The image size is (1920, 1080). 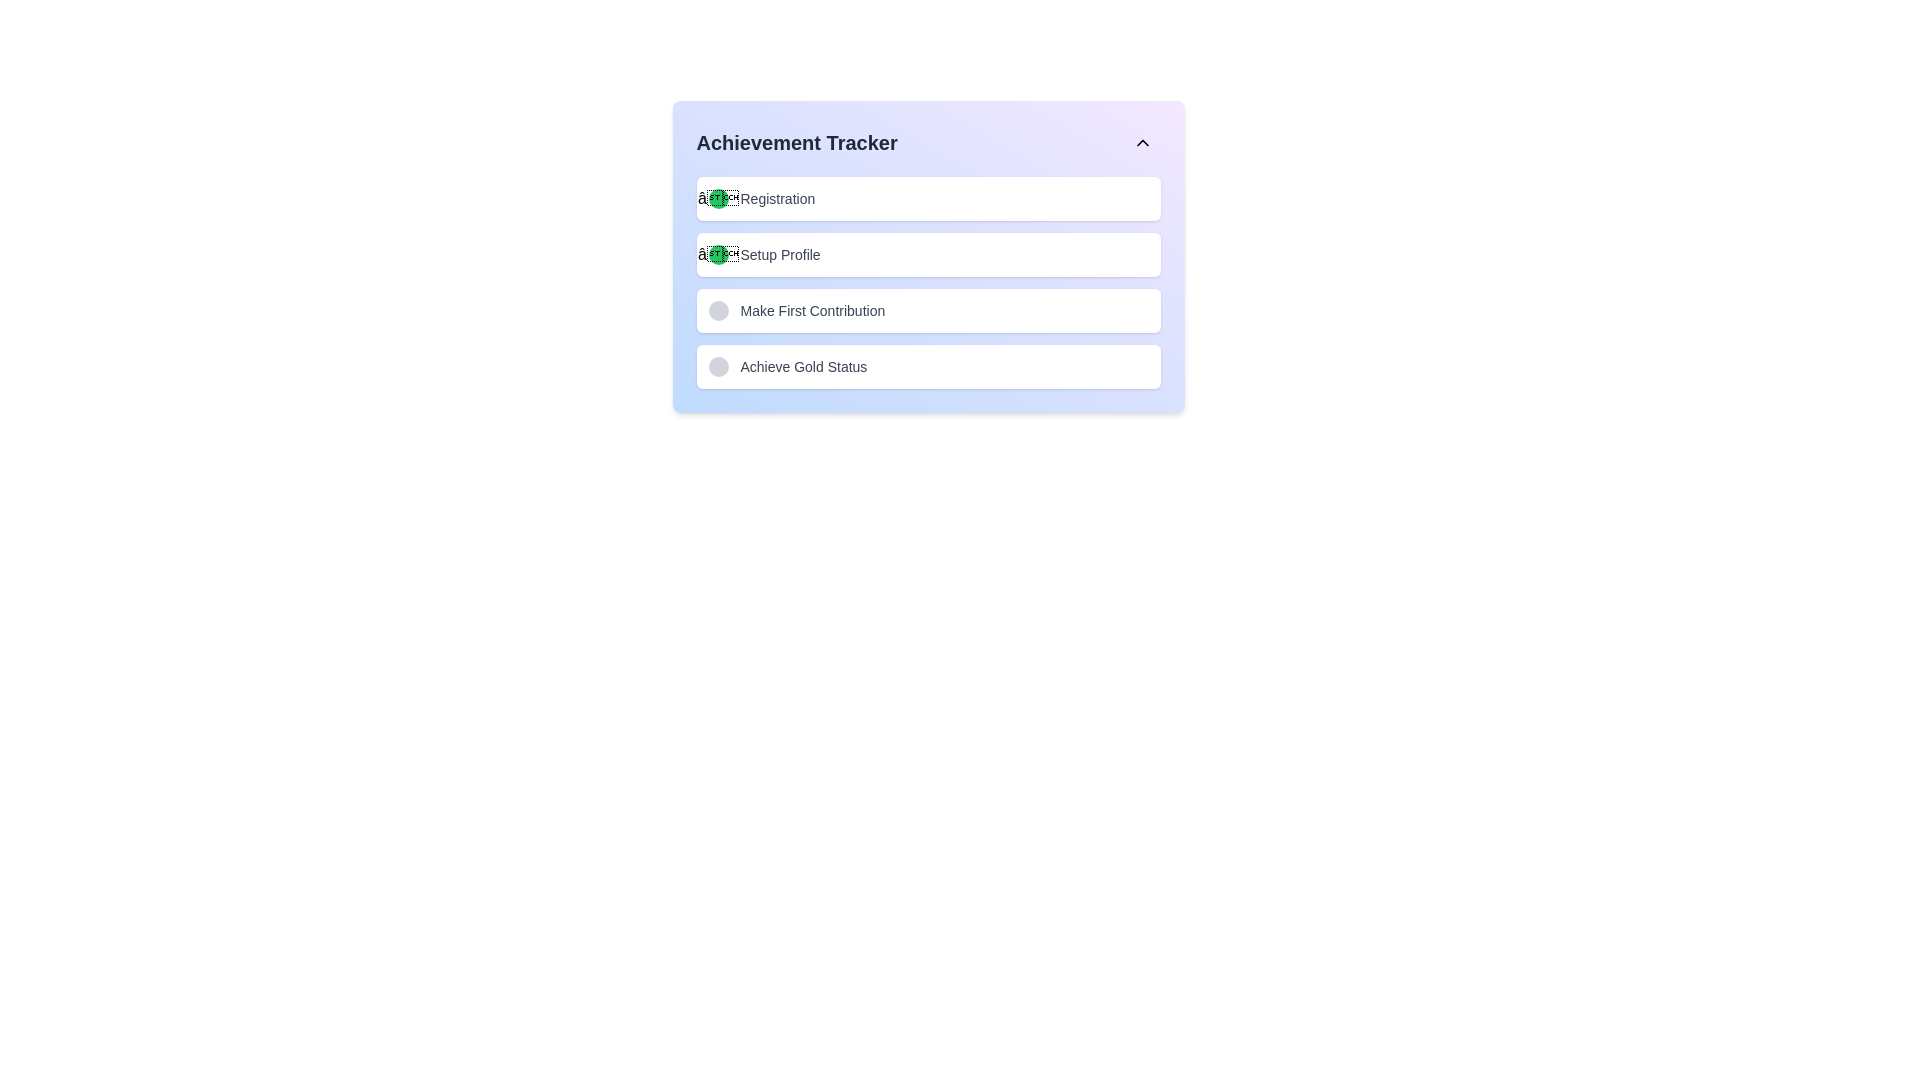 I want to click on the center of the 'Achieve Gold Status' display-only icon to interact if it is enabled, so click(x=718, y=366).